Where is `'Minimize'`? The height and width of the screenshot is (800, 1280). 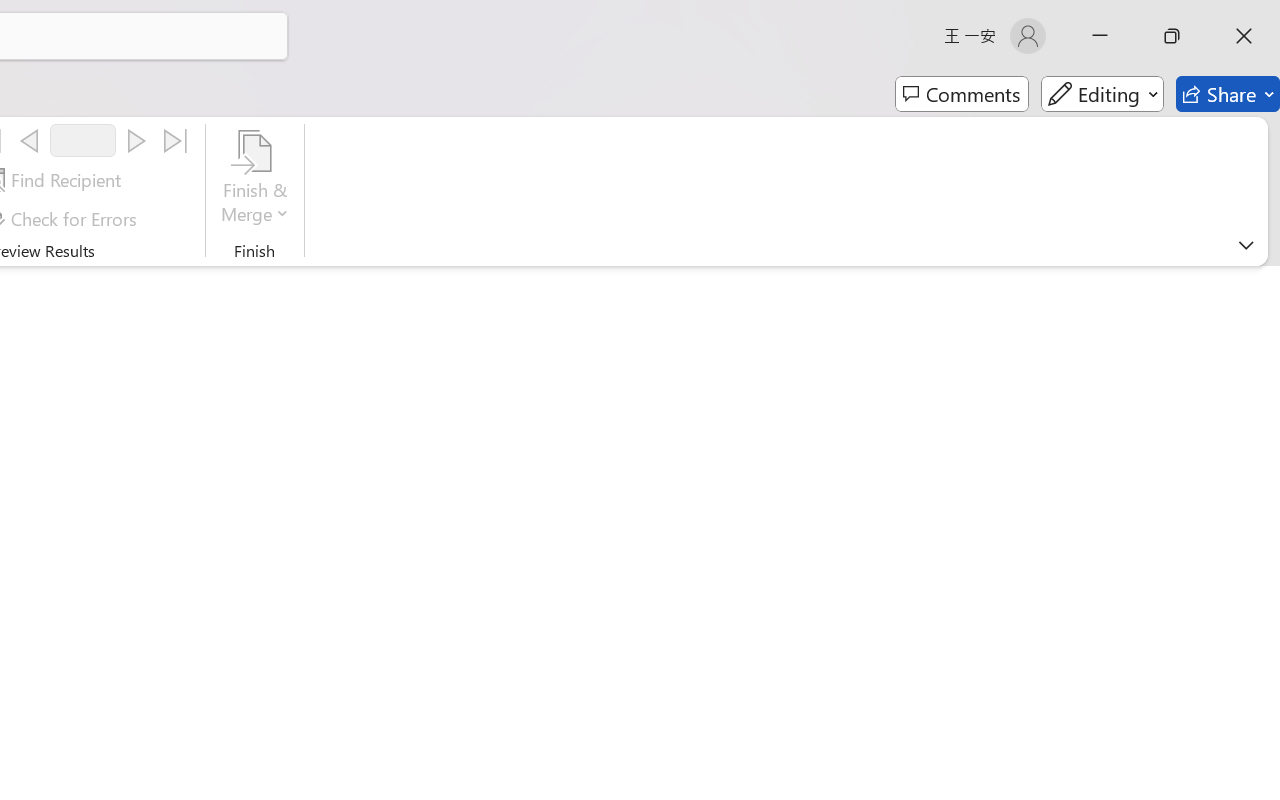
'Minimize' is located at coordinates (1099, 35).